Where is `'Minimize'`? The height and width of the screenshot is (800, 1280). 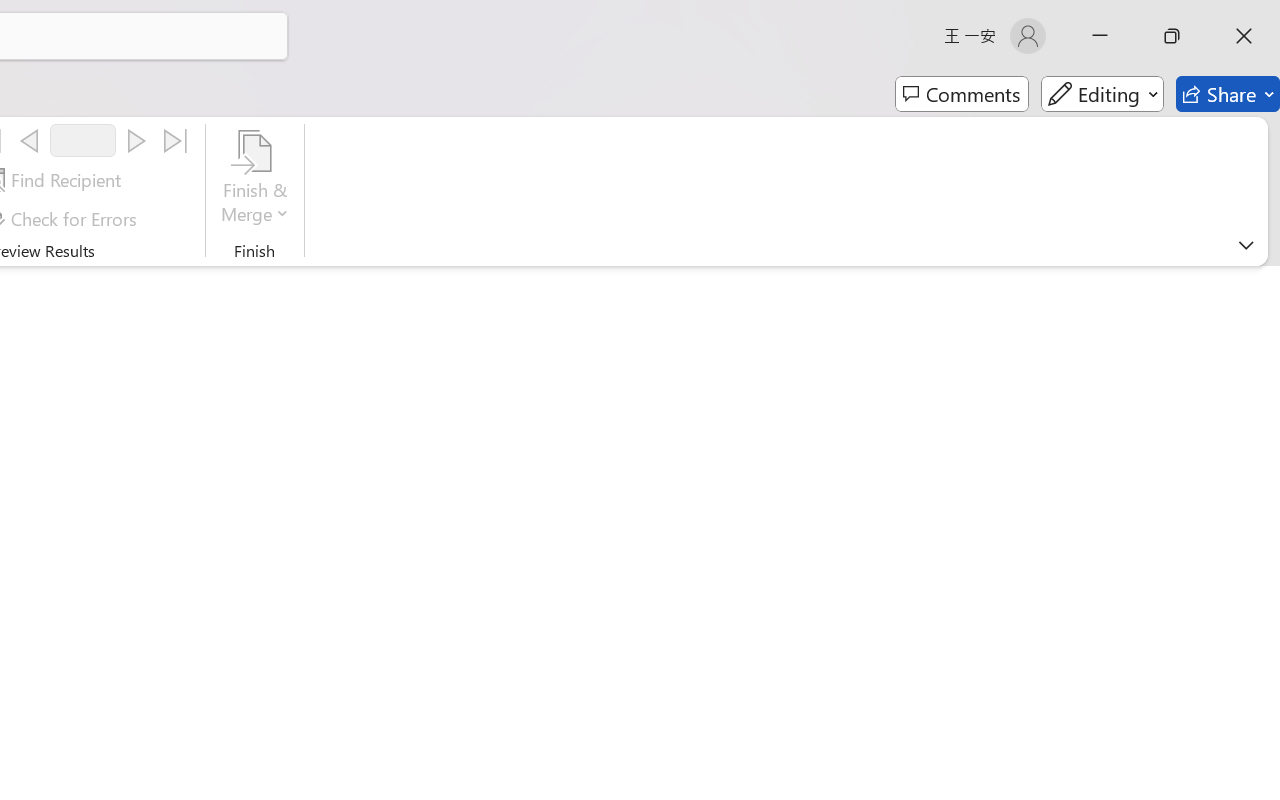
'Minimize' is located at coordinates (1099, 35).